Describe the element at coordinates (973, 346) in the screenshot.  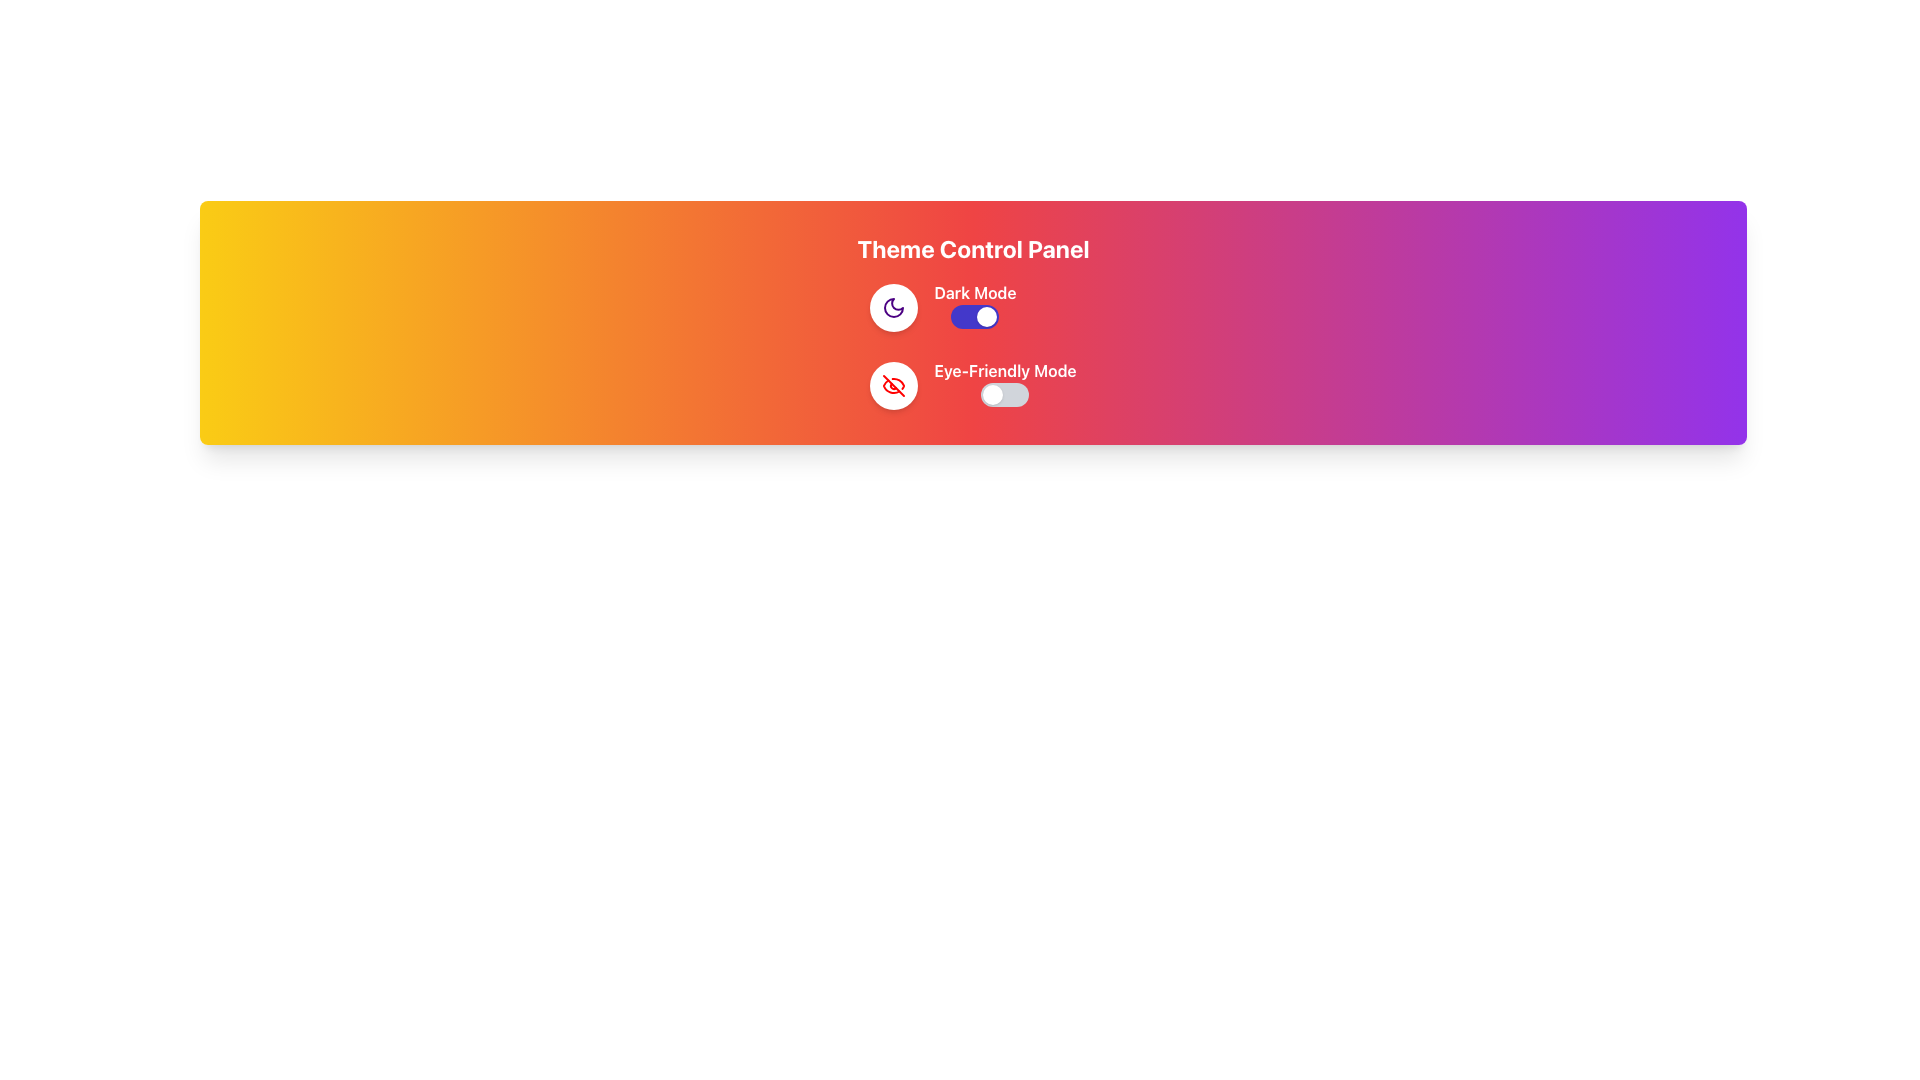
I see `the toggle switch in the control panel for 'Dark Mode' and 'Eye-Friendly Mode'` at that location.